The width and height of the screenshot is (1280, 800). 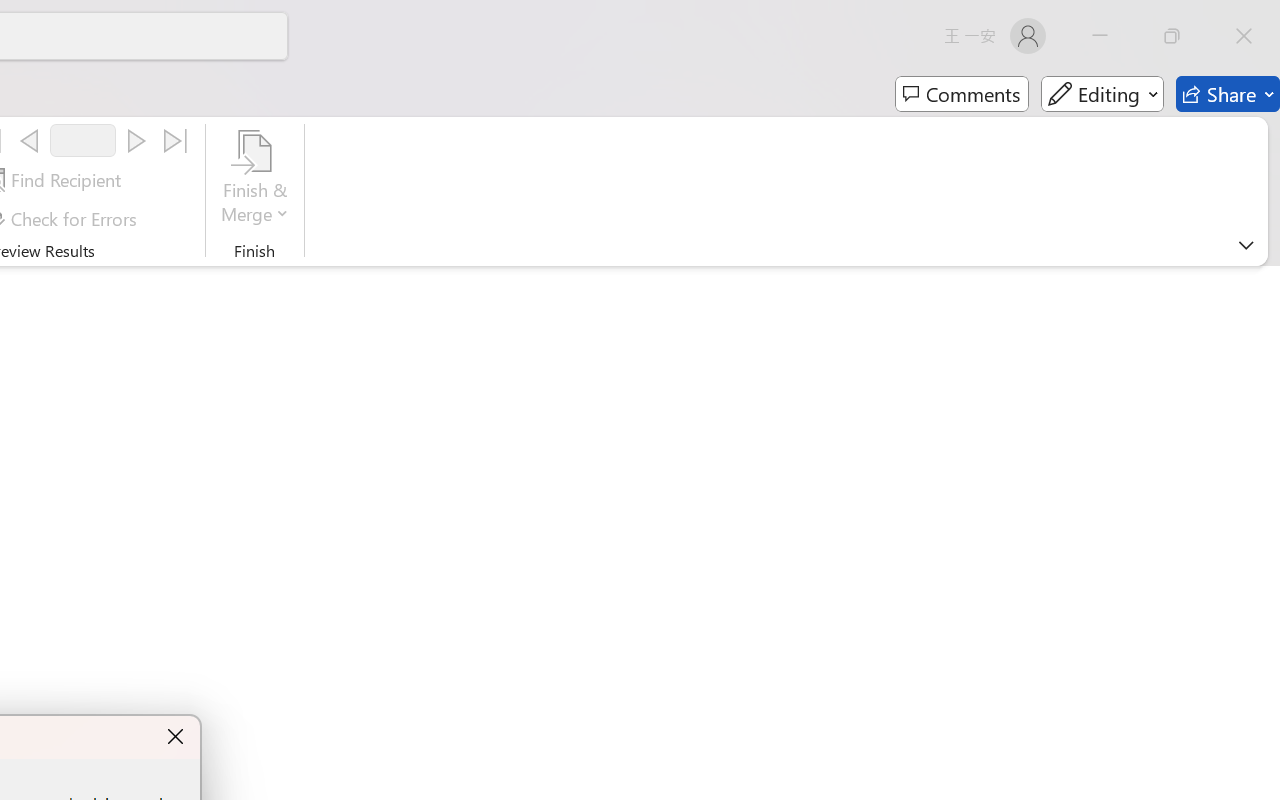 What do you see at coordinates (82, 140) in the screenshot?
I see `'Record'` at bounding box center [82, 140].